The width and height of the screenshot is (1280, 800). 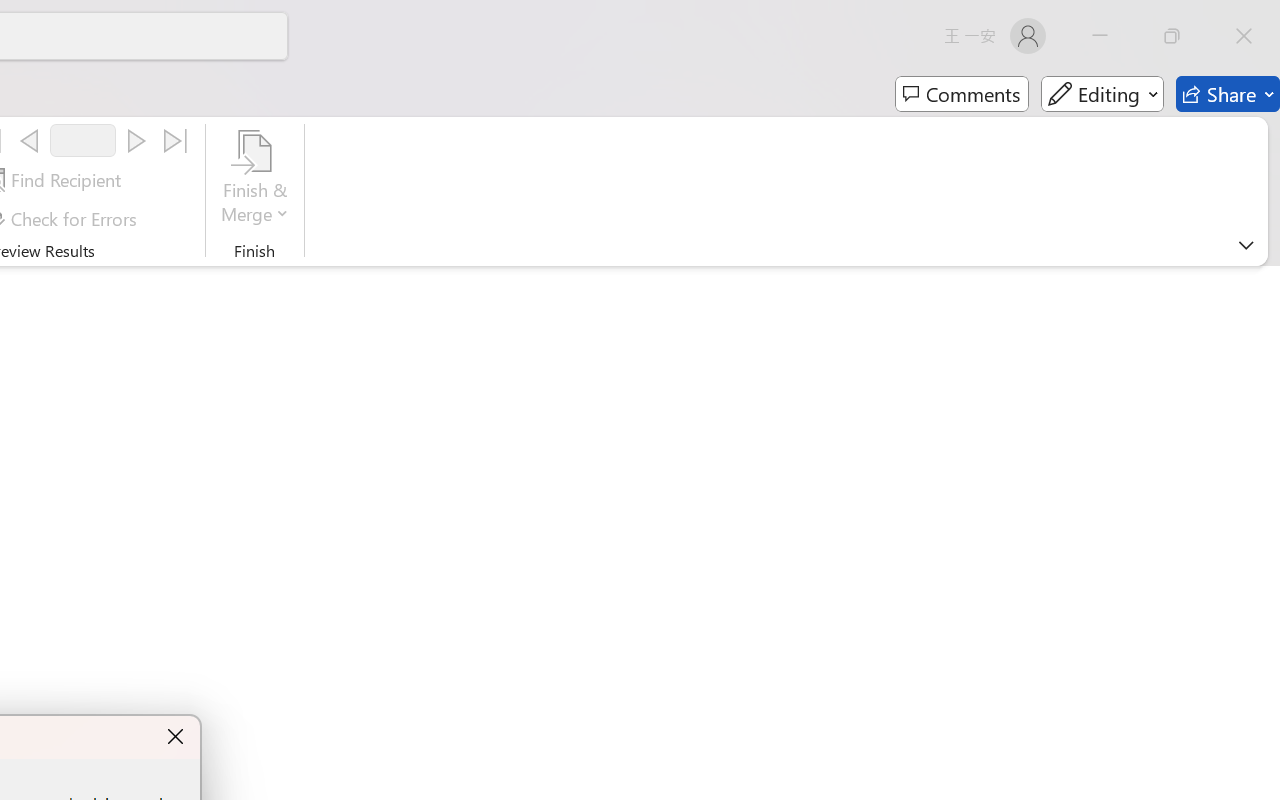 What do you see at coordinates (82, 140) in the screenshot?
I see `'Record'` at bounding box center [82, 140].